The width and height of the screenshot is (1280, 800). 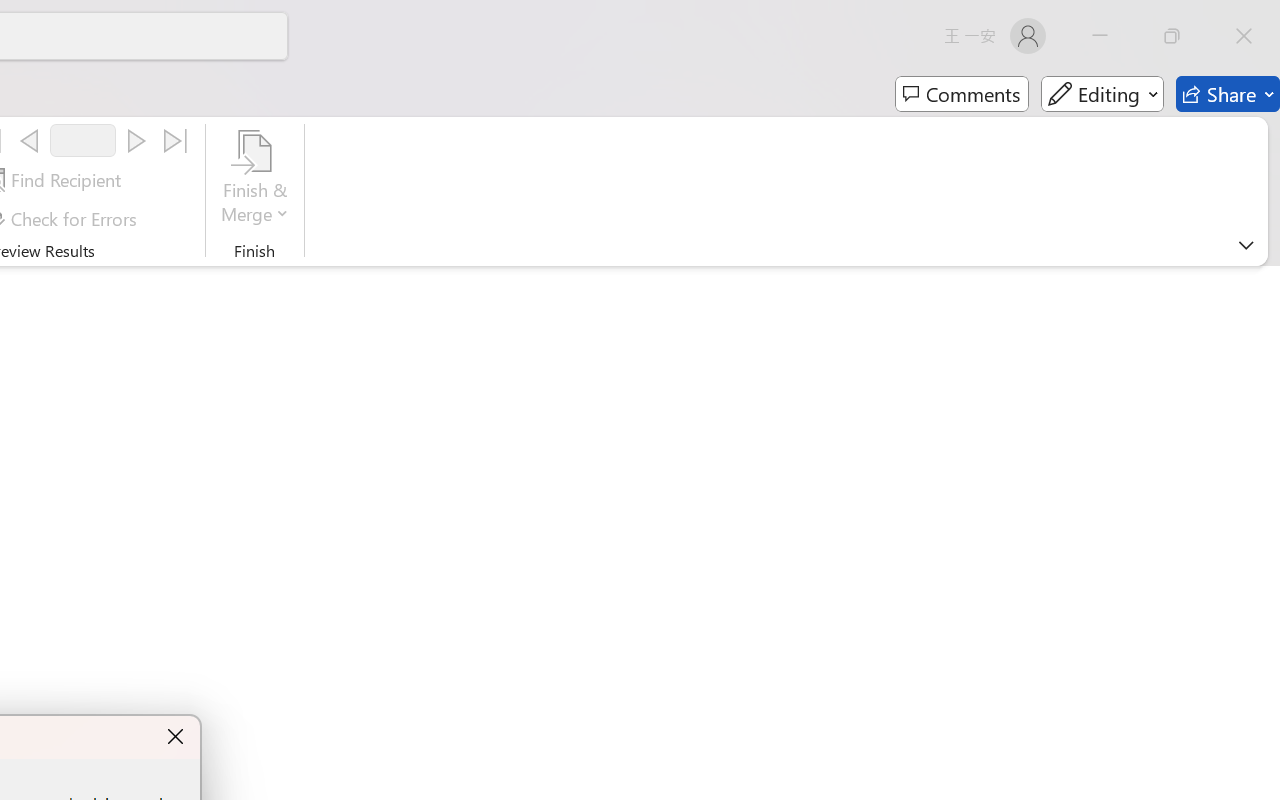 What do you see at coordinates (82, 140) in the screenshot?
I see `'Record'` at bounding box center [82, 140].